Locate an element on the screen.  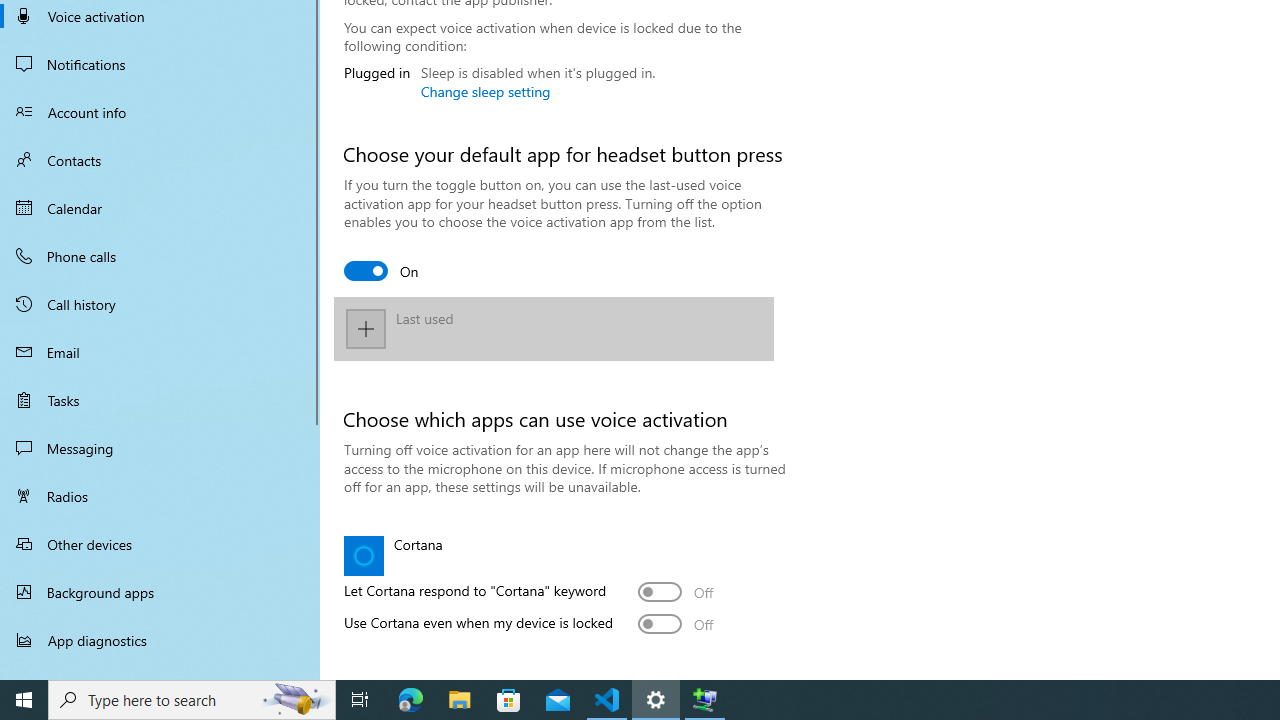
'Change sleep setting' is located at coordinates (485, 91).